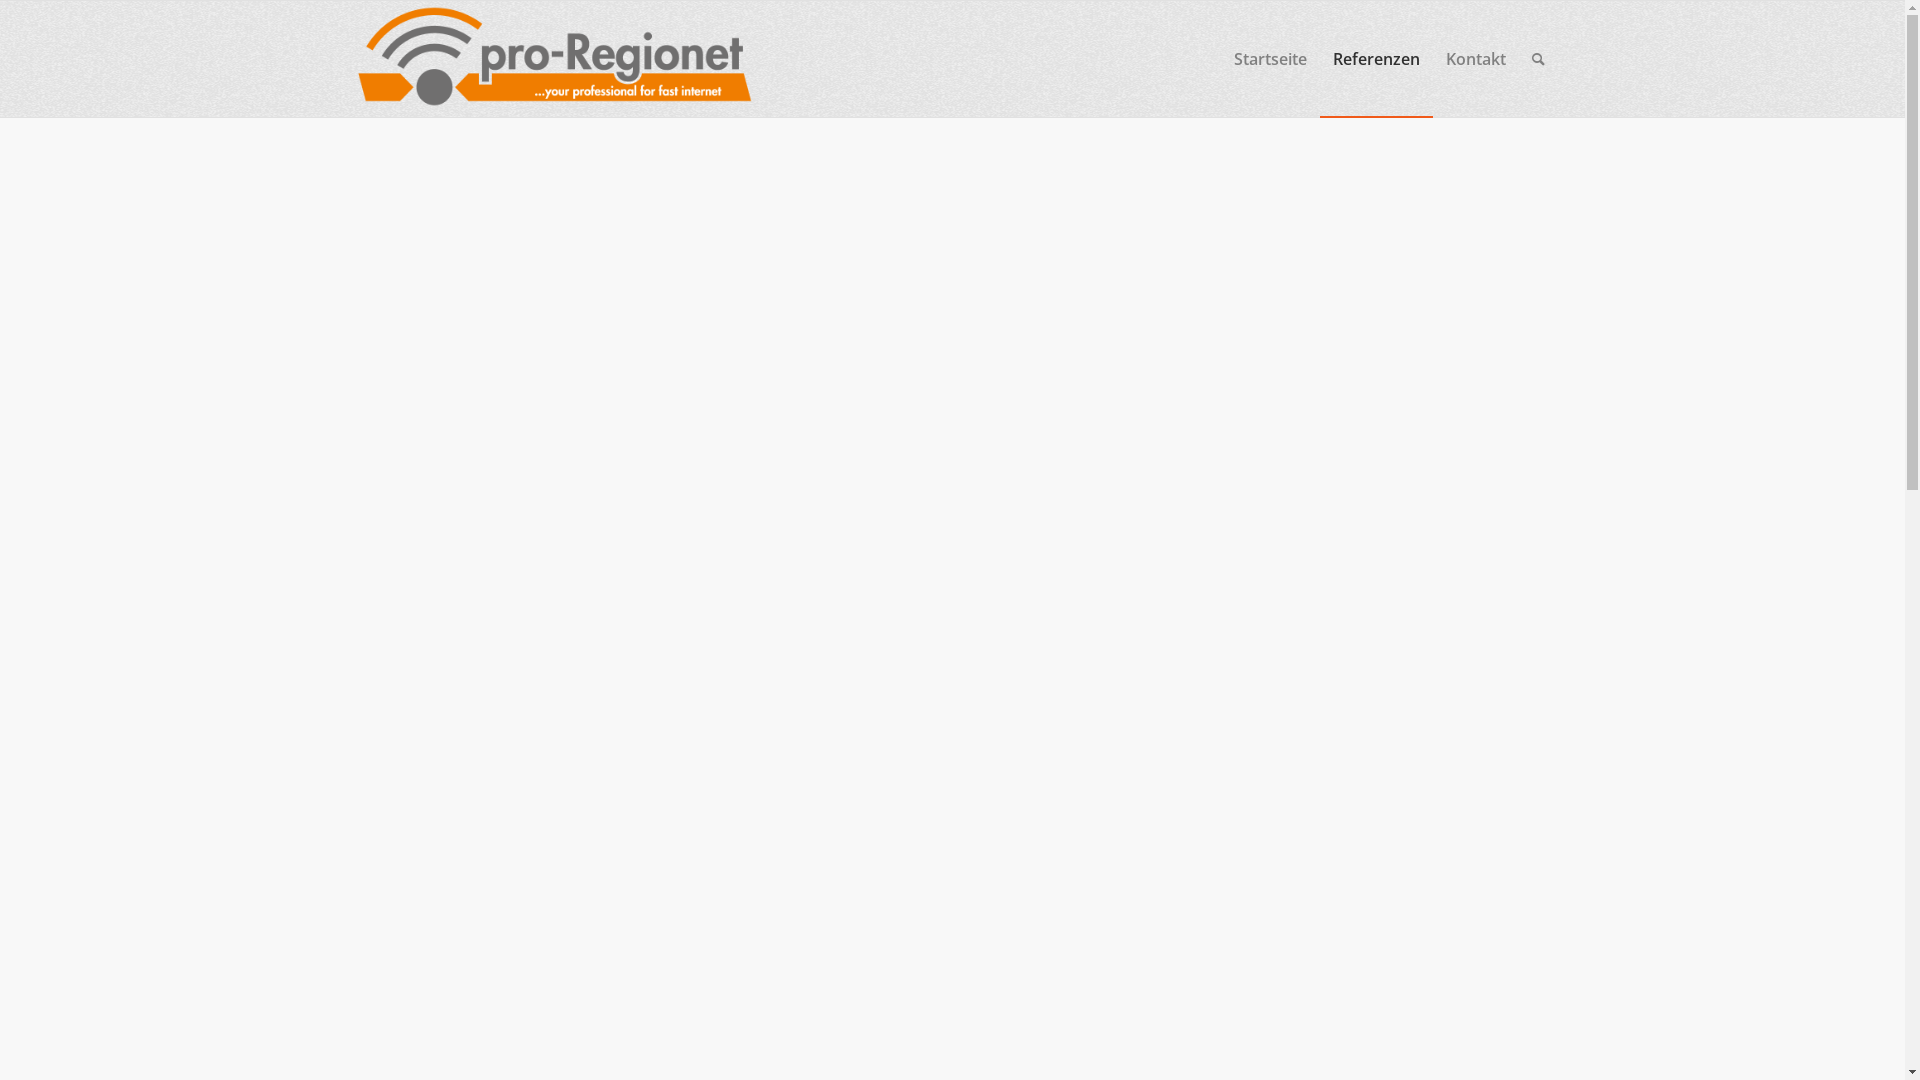  What do you see at coordinates (347, 57) in the screenshot?
I see `'180724_Logo_ProRegionet'` at bounding box center [347, 57].